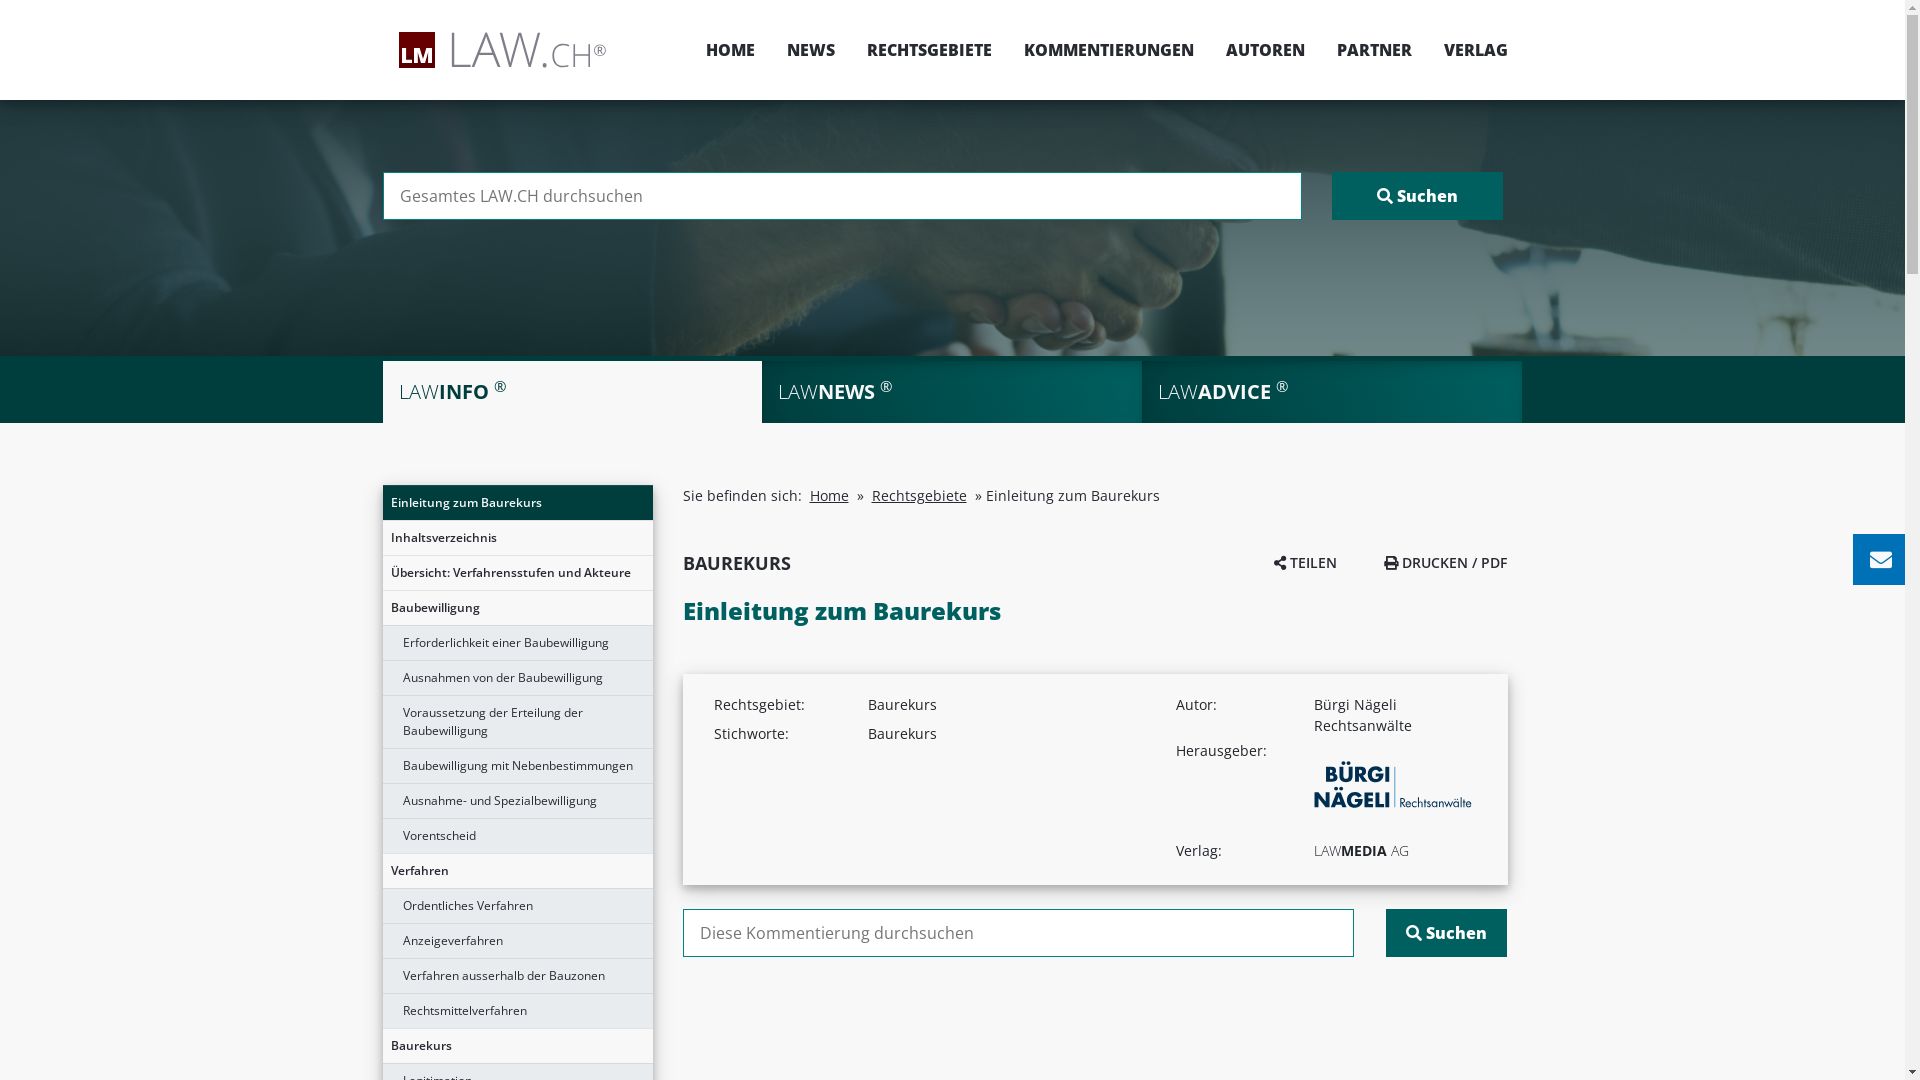  What do you see at coordinates (382, 765) in the screenshot?
I see `'Baubewilligung mit Nebenbestimmungen'` at bounding box center [382, 765].